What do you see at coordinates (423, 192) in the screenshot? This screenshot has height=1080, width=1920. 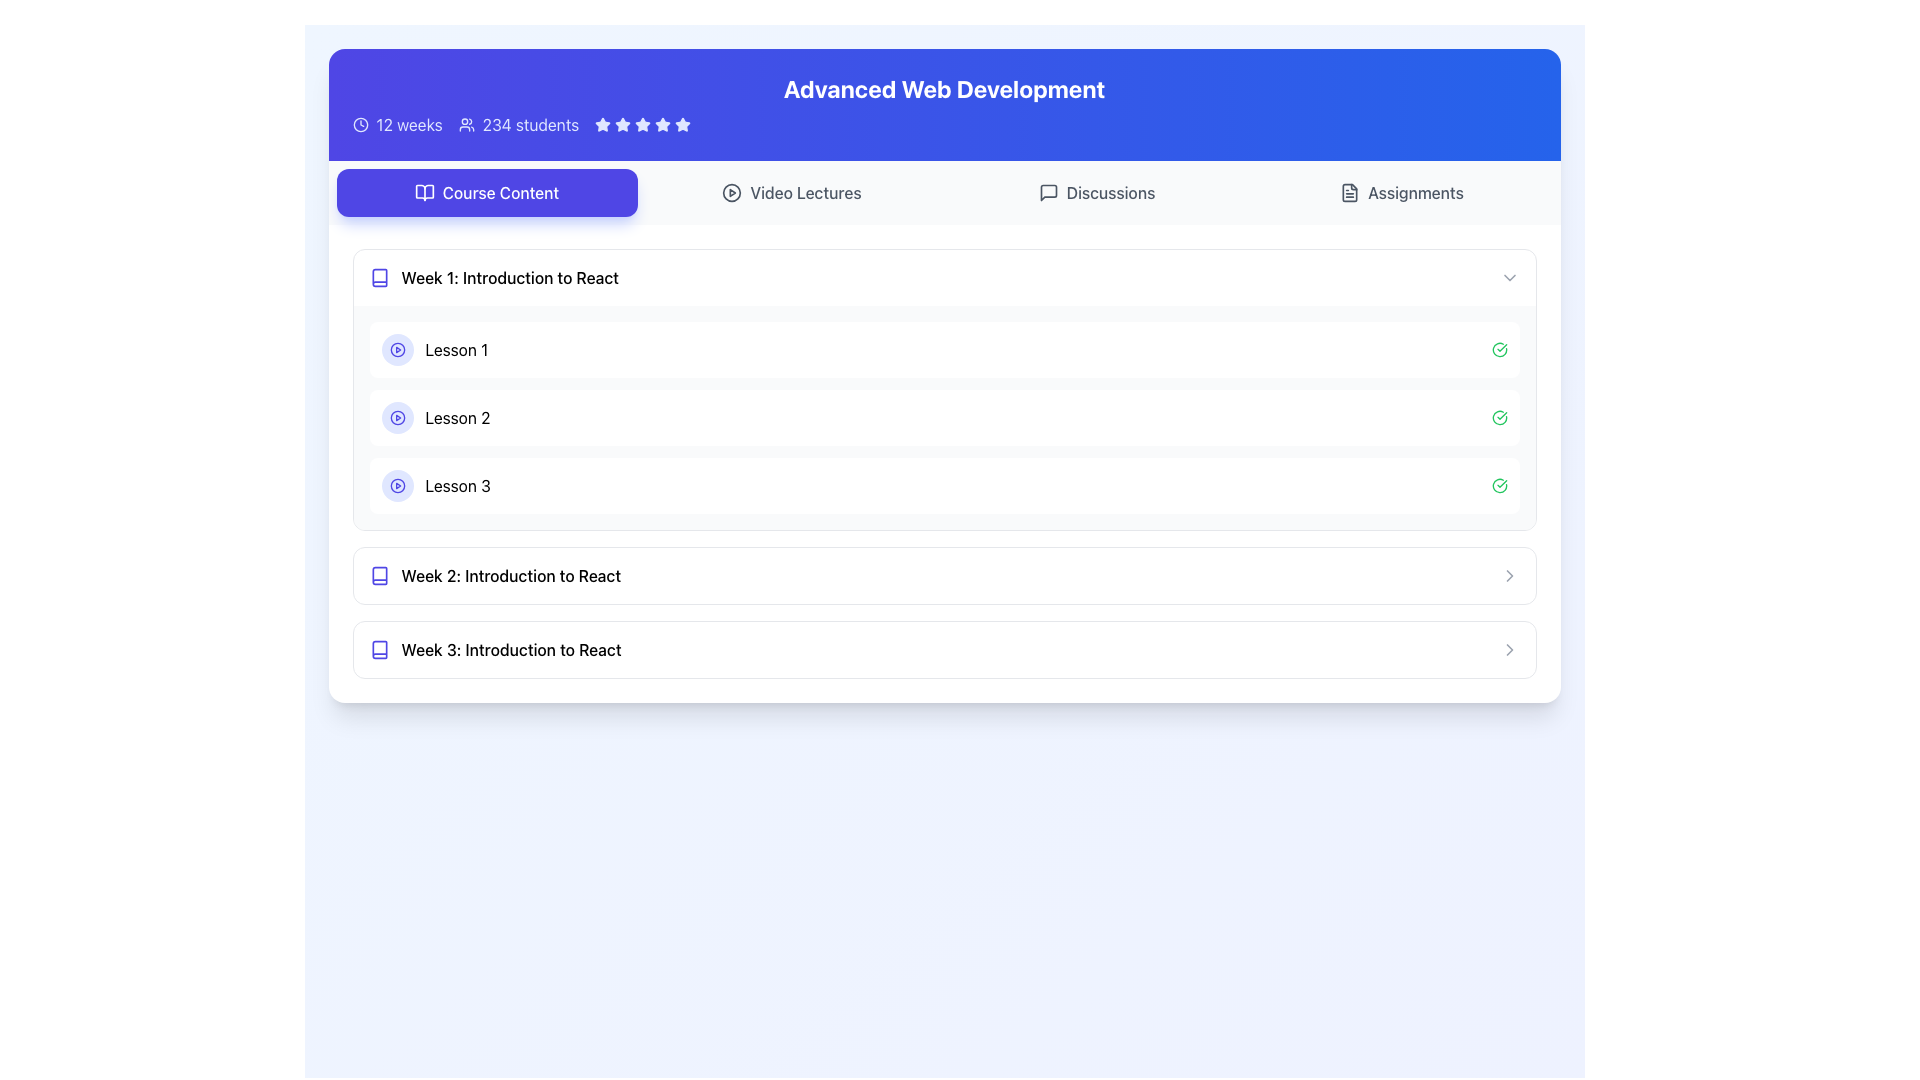 I see `the open book icon located inside the 'Course Content' button in the top header section` at bounding box center [423, 192].